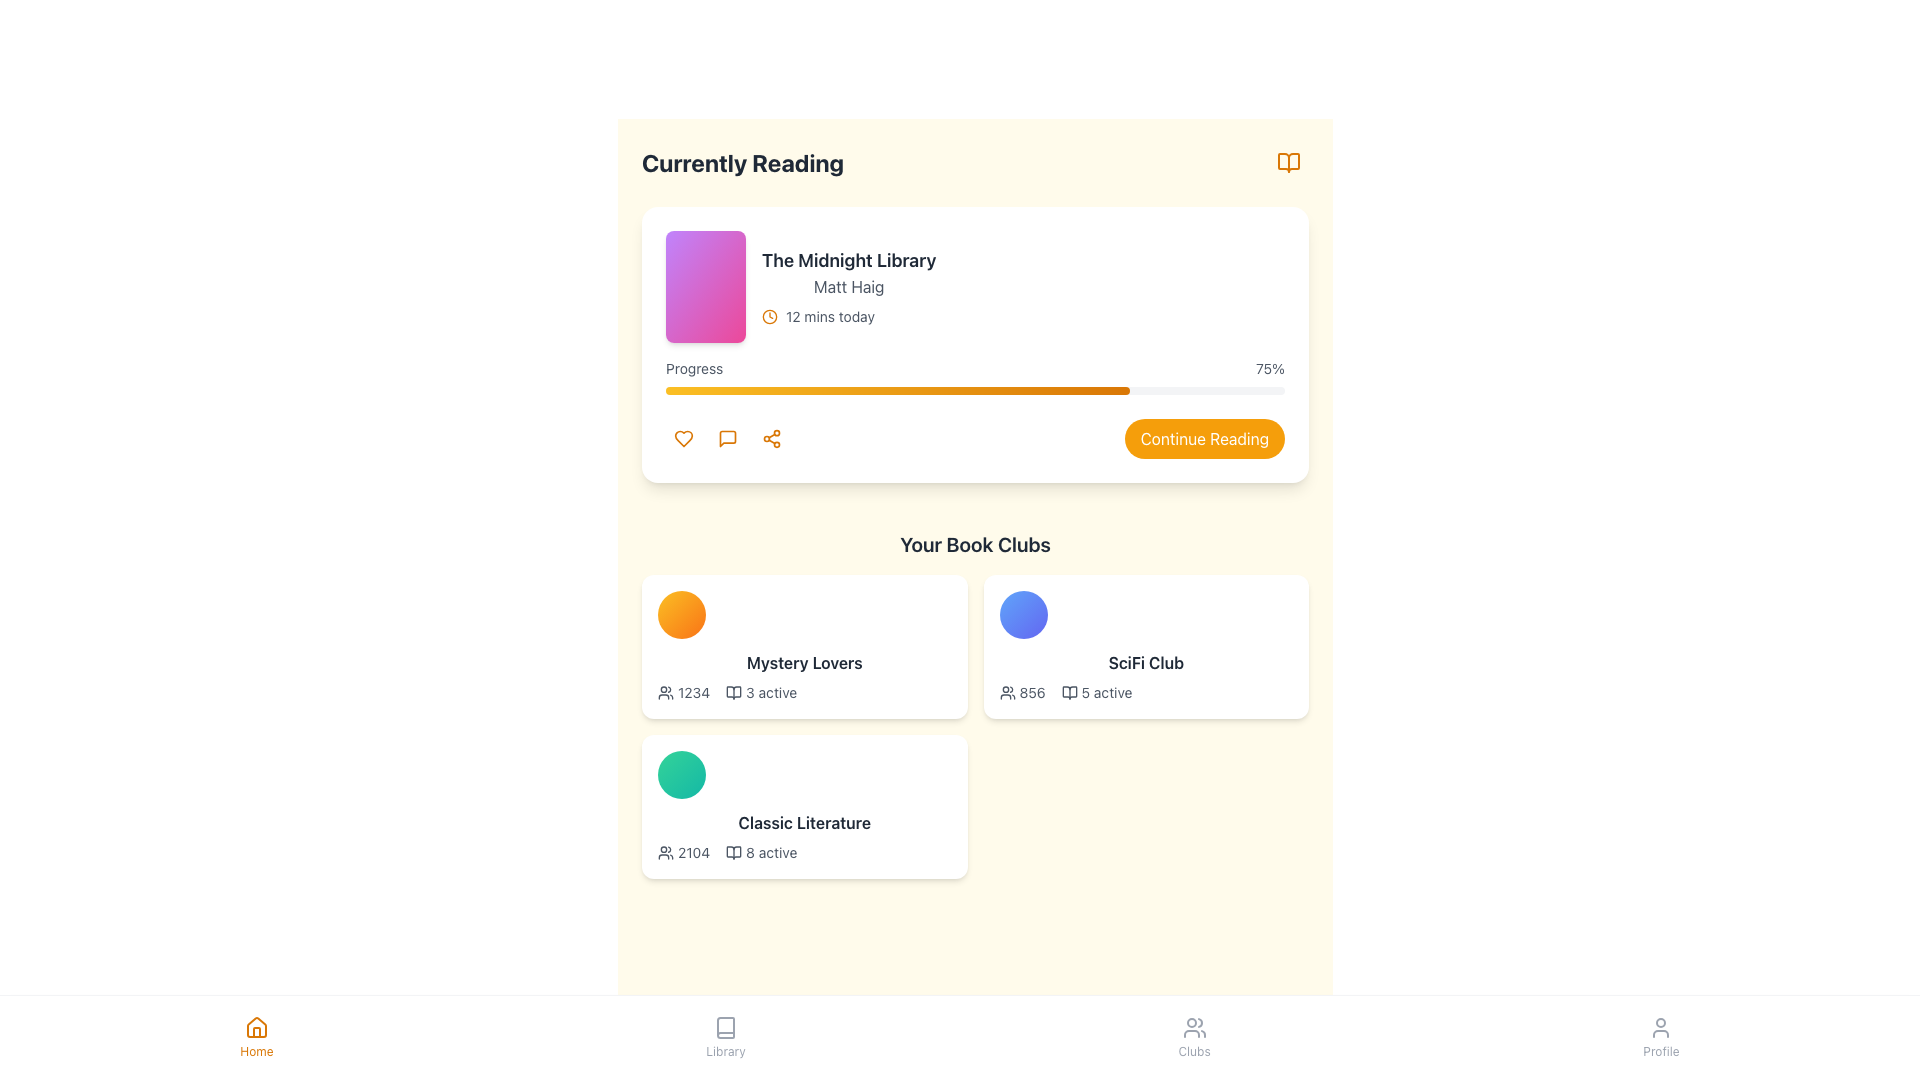  Describe the element at coordinates (666, 852) in the screenshot. I see `the icon representing the number of members in the book club located at the bottom-left corner of the 'Classic Literature' card under 'Your Book Clubs', which is directly to the left of the number '2104'` at that location.